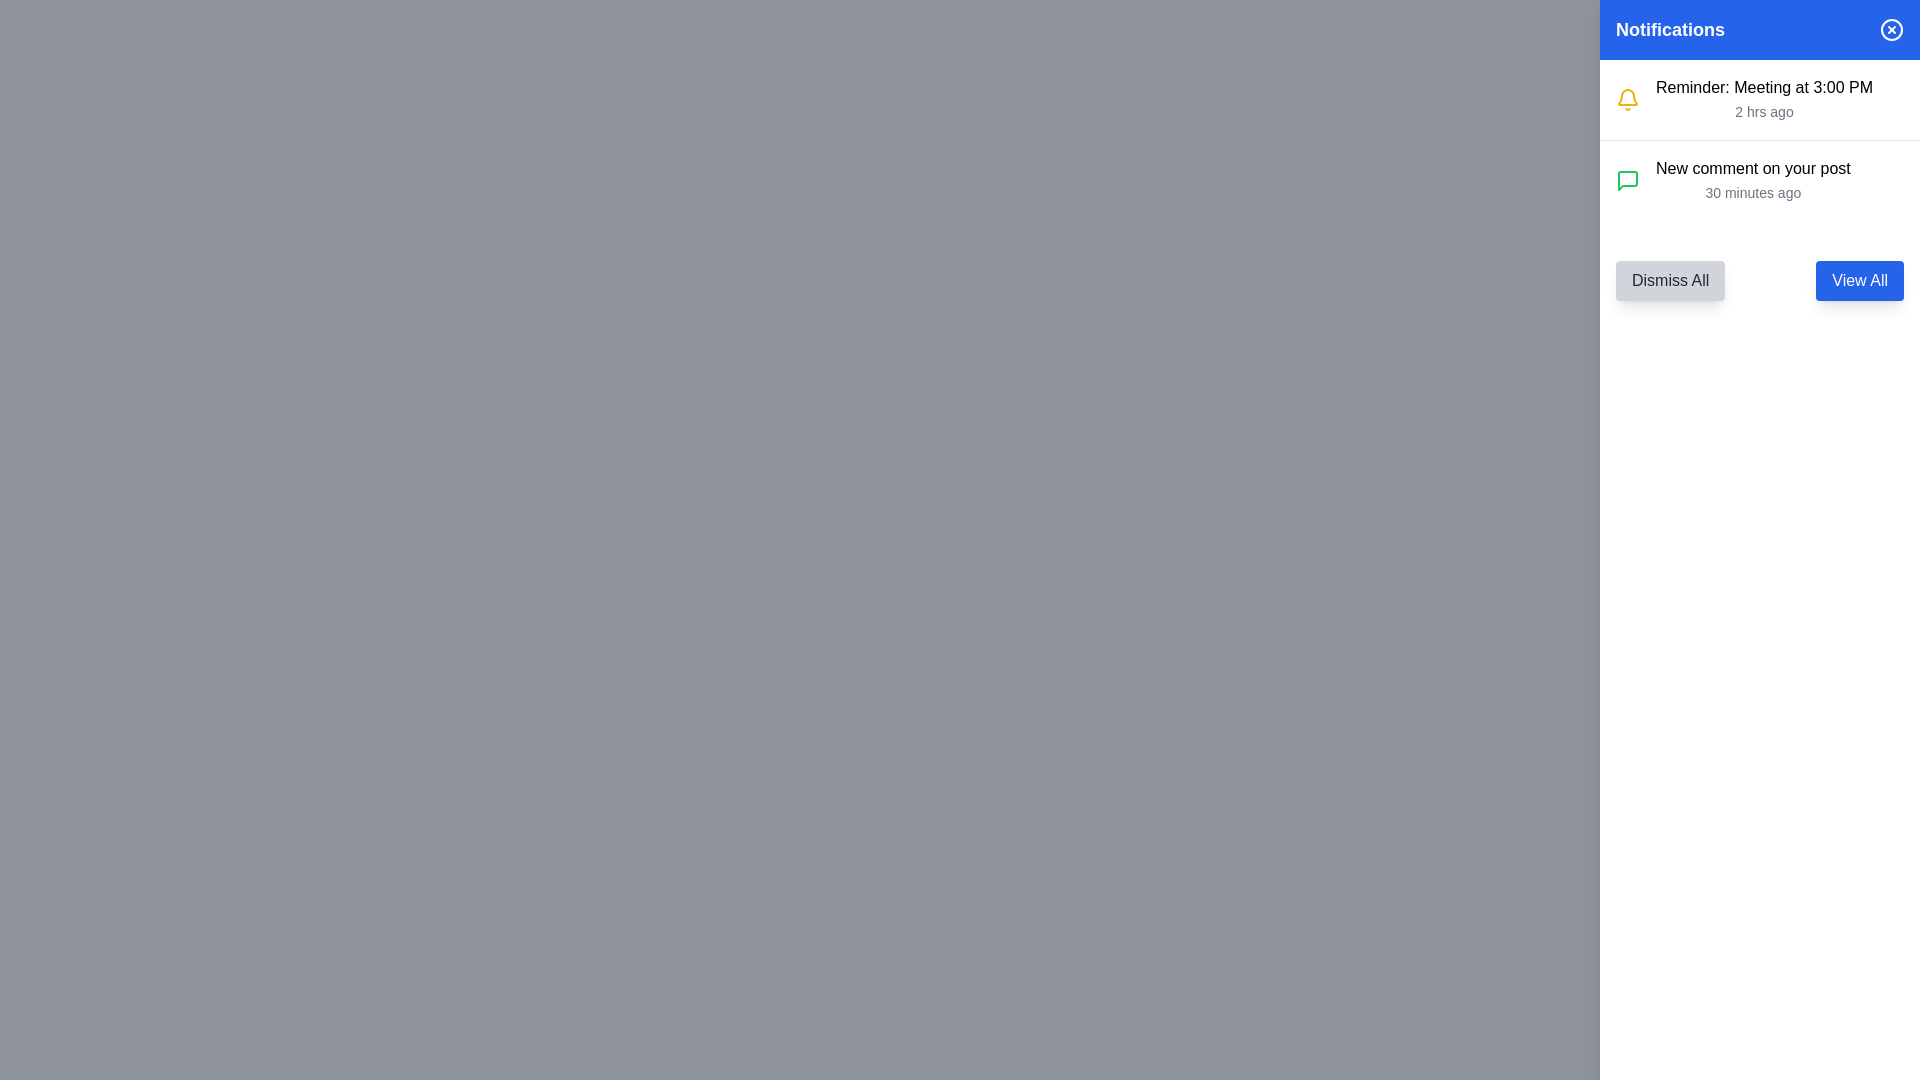  I want to click on the notification bell icon located at the top-right corner of the interface within the blue header section labeled 'Notifications', so click(1627, 97).